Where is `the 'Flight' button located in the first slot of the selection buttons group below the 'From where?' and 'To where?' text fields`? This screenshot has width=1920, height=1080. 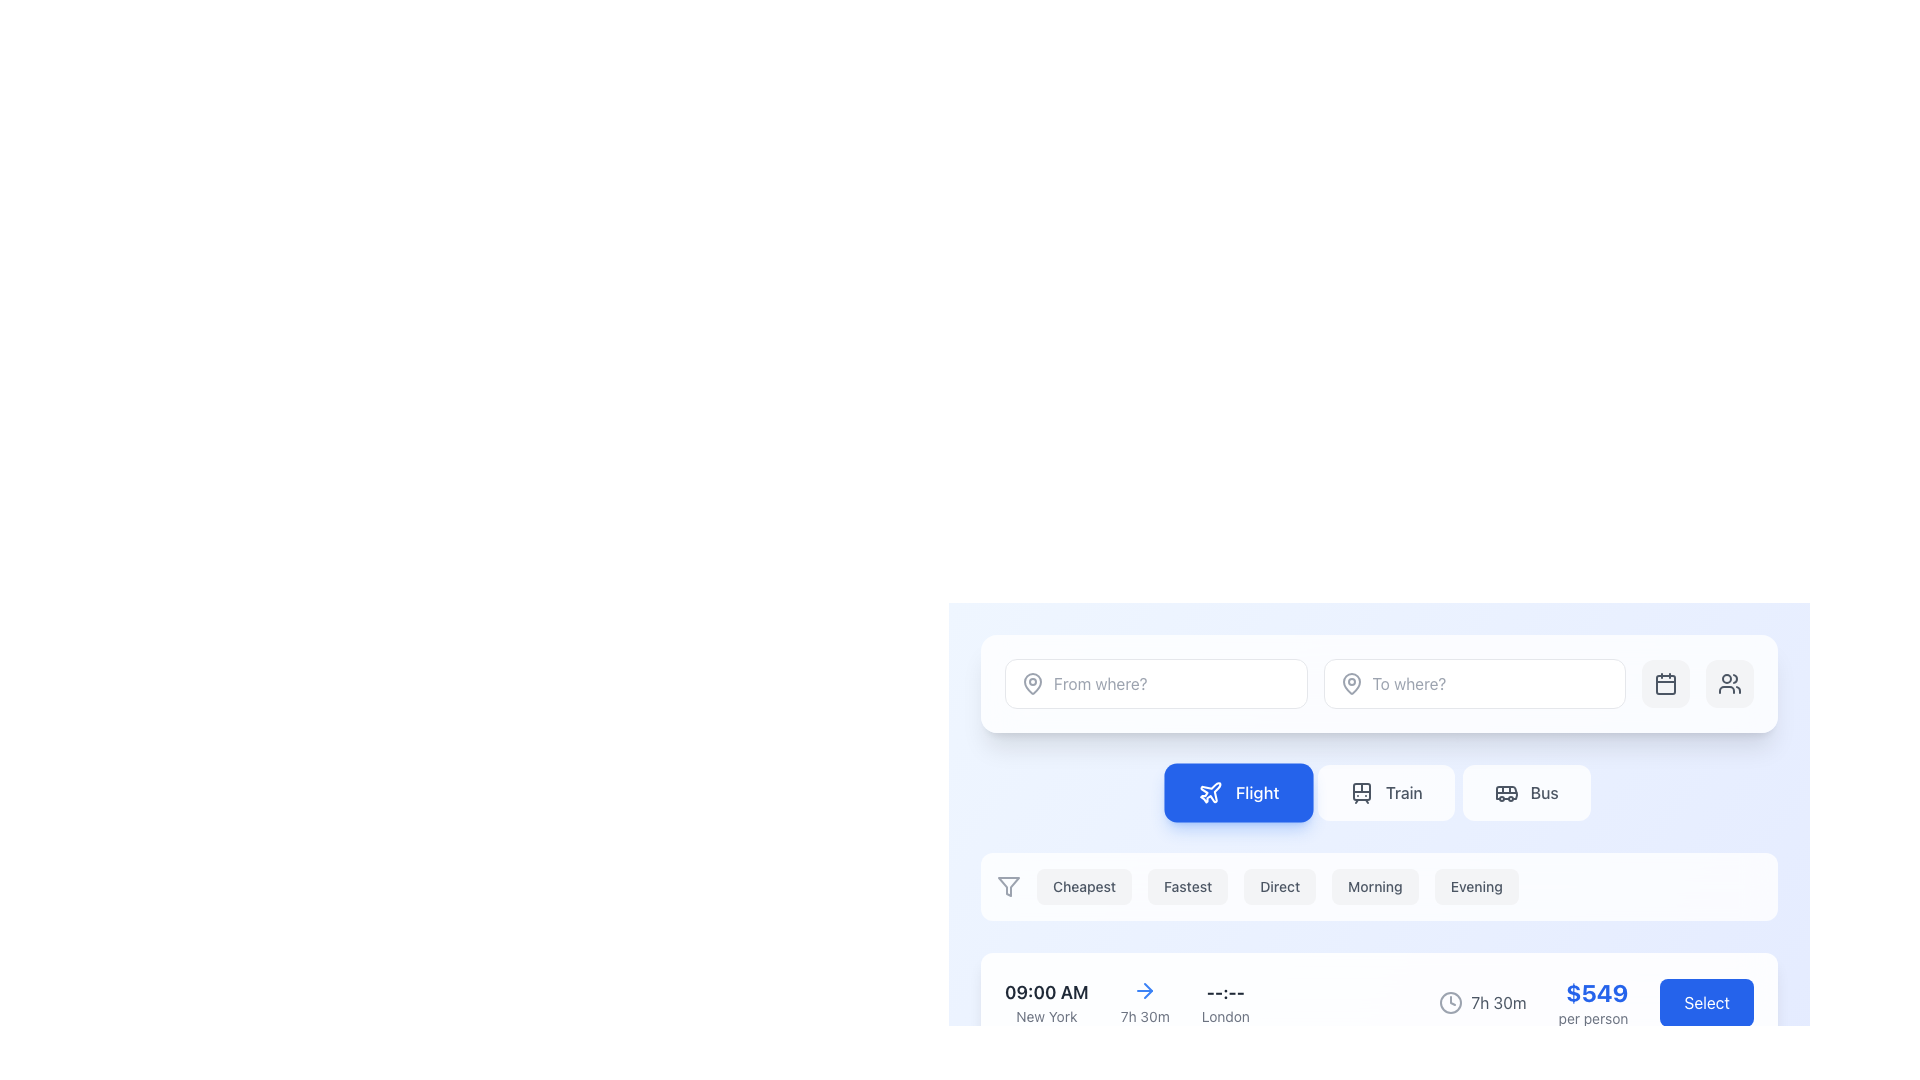 the 'Flight' button located in the first slot of the selection buttons group below the 'From where?' and 'To where?' text fields is located at coordinates (1237, 792).